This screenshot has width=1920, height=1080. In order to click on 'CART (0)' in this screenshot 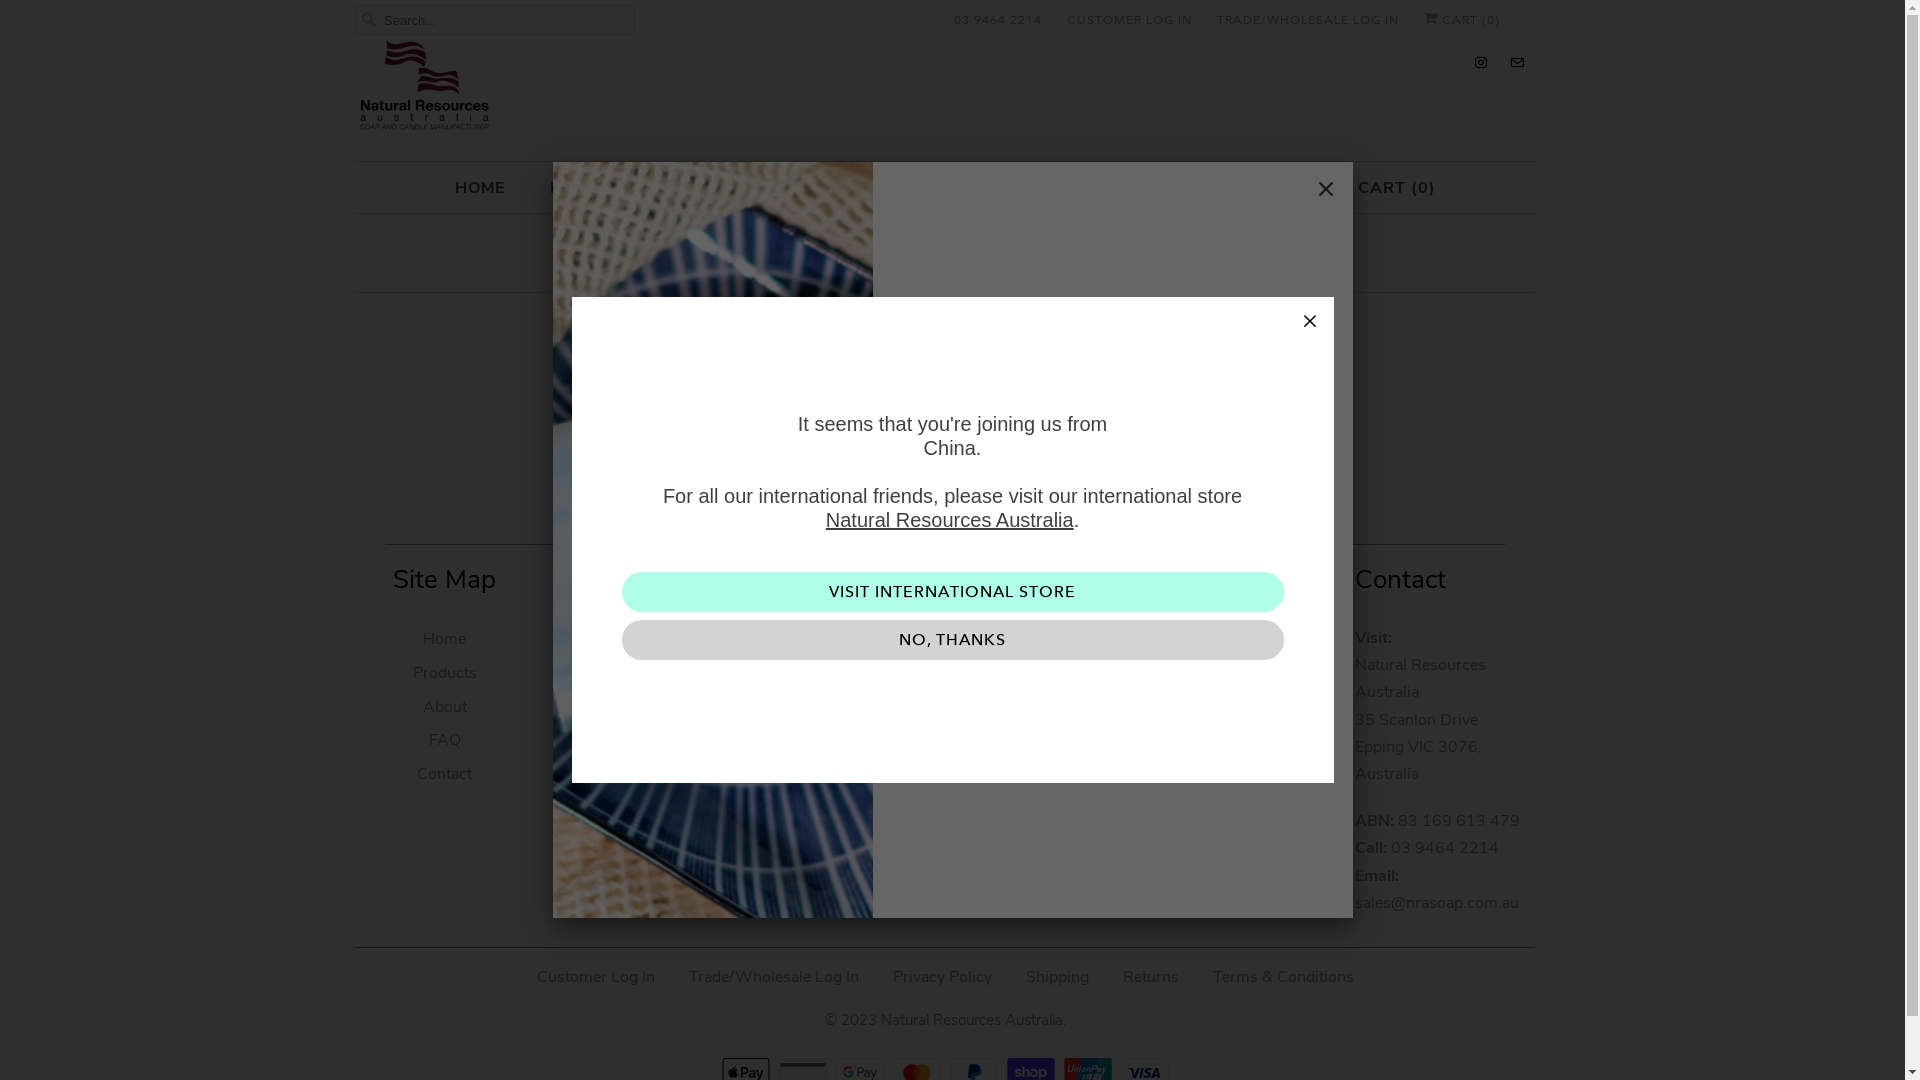, I will do `click(1385, 188)`.